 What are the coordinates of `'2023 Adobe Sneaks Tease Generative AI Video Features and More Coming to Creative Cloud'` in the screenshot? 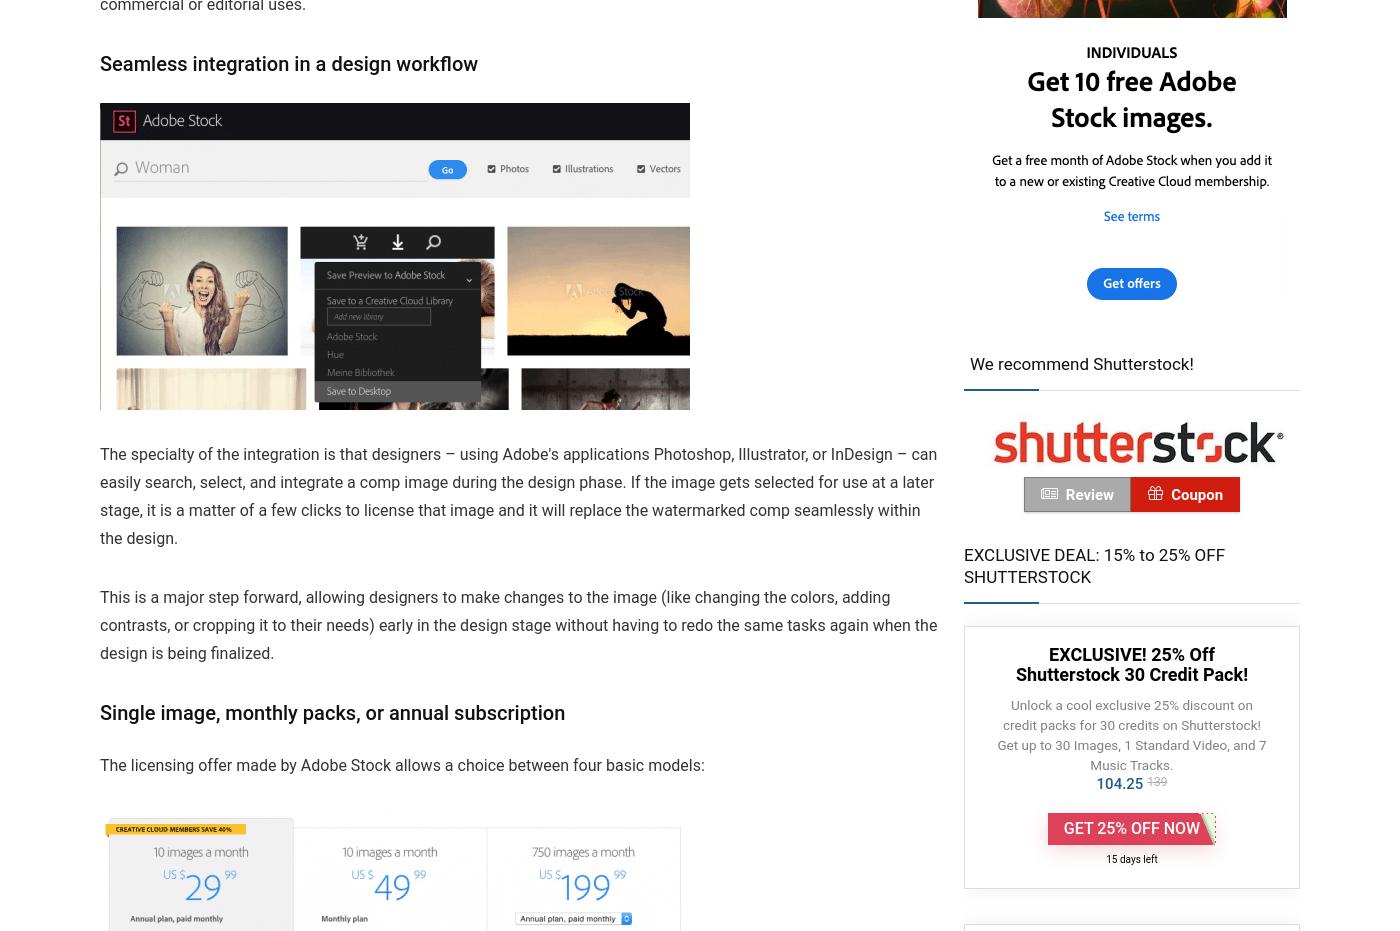 It's located at (839, 58).